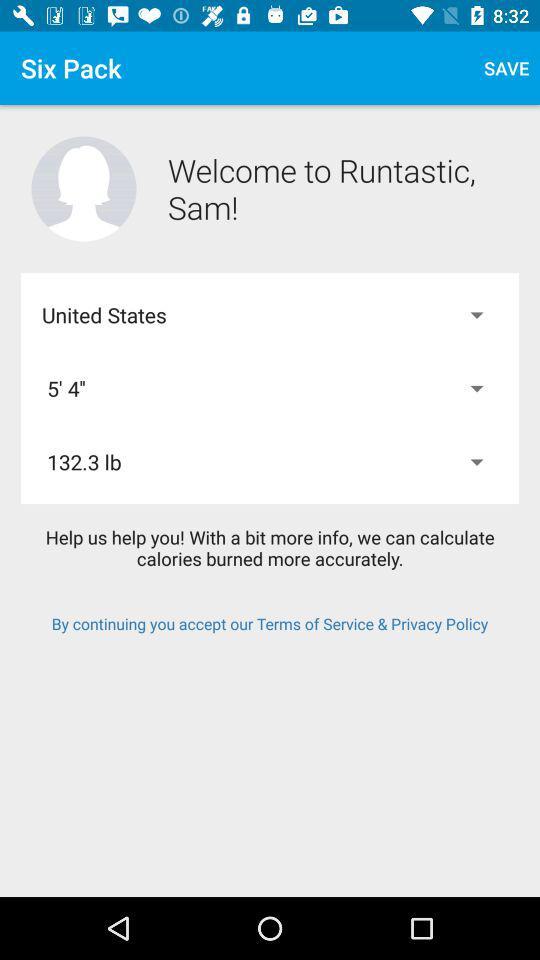 This screenshot has width=540, height=960. I want to click on icon below 5' 4'', so click(270, 462).